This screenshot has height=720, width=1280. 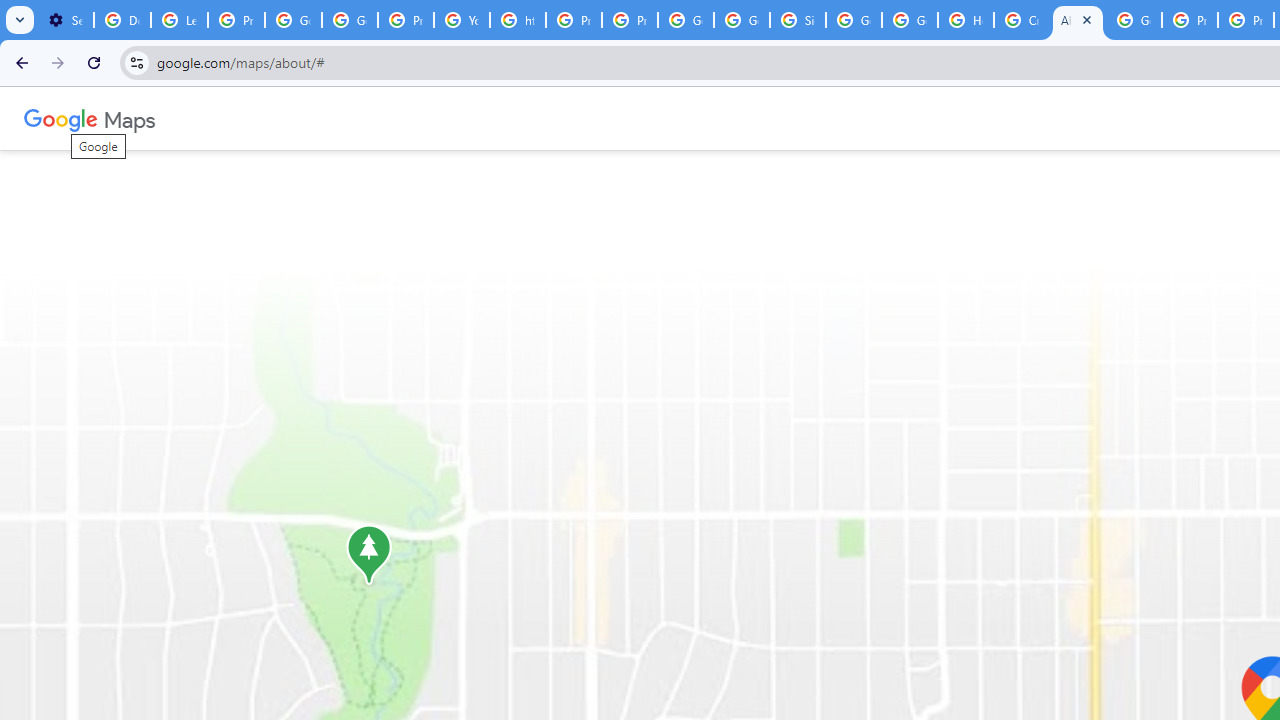 What do you see at coordinates (19, 61) in the screenshot?
I see `'Back'` at bounding box center [19, 61].